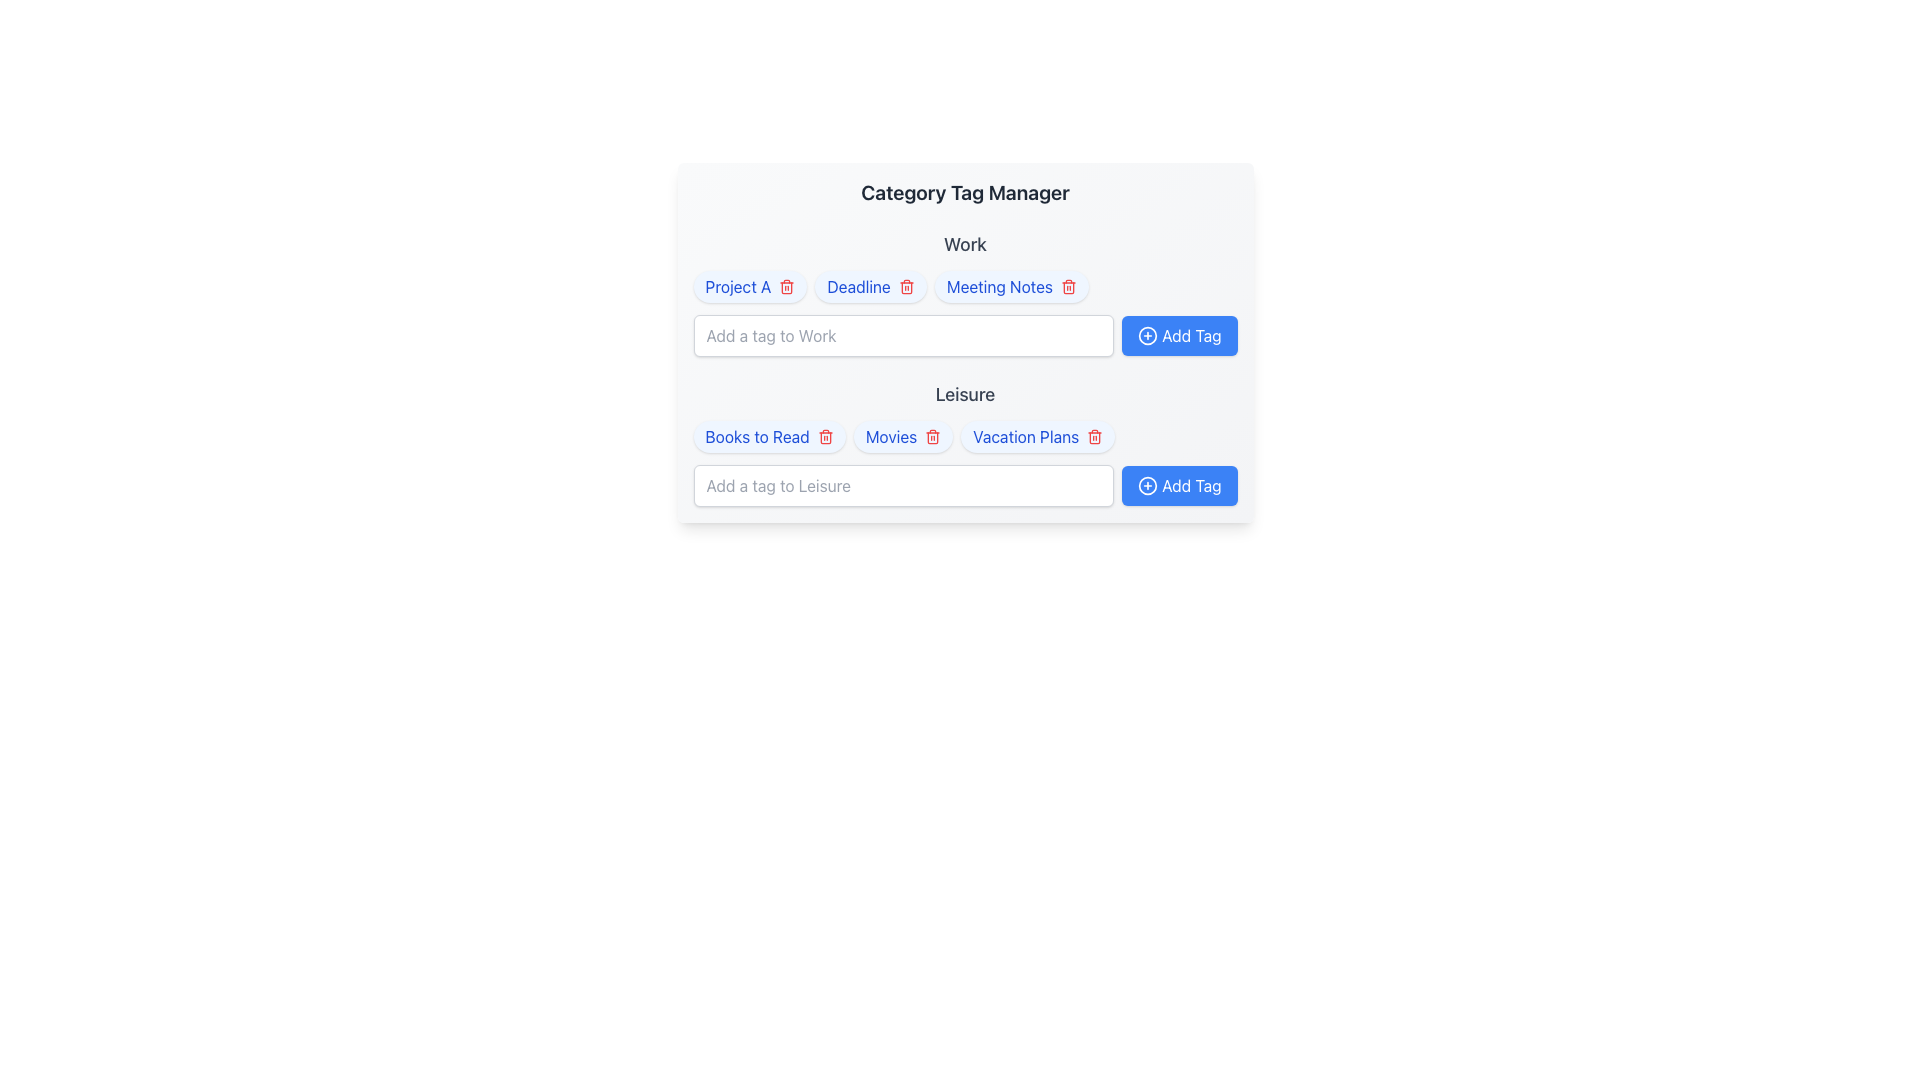 The image size is (1920, 1080). Describe the element at coordinates (1179, 334) in the screenshot. I see `the 'Add Tag' button, which has a blue background and white text, to initiate adding a tag` at that location.